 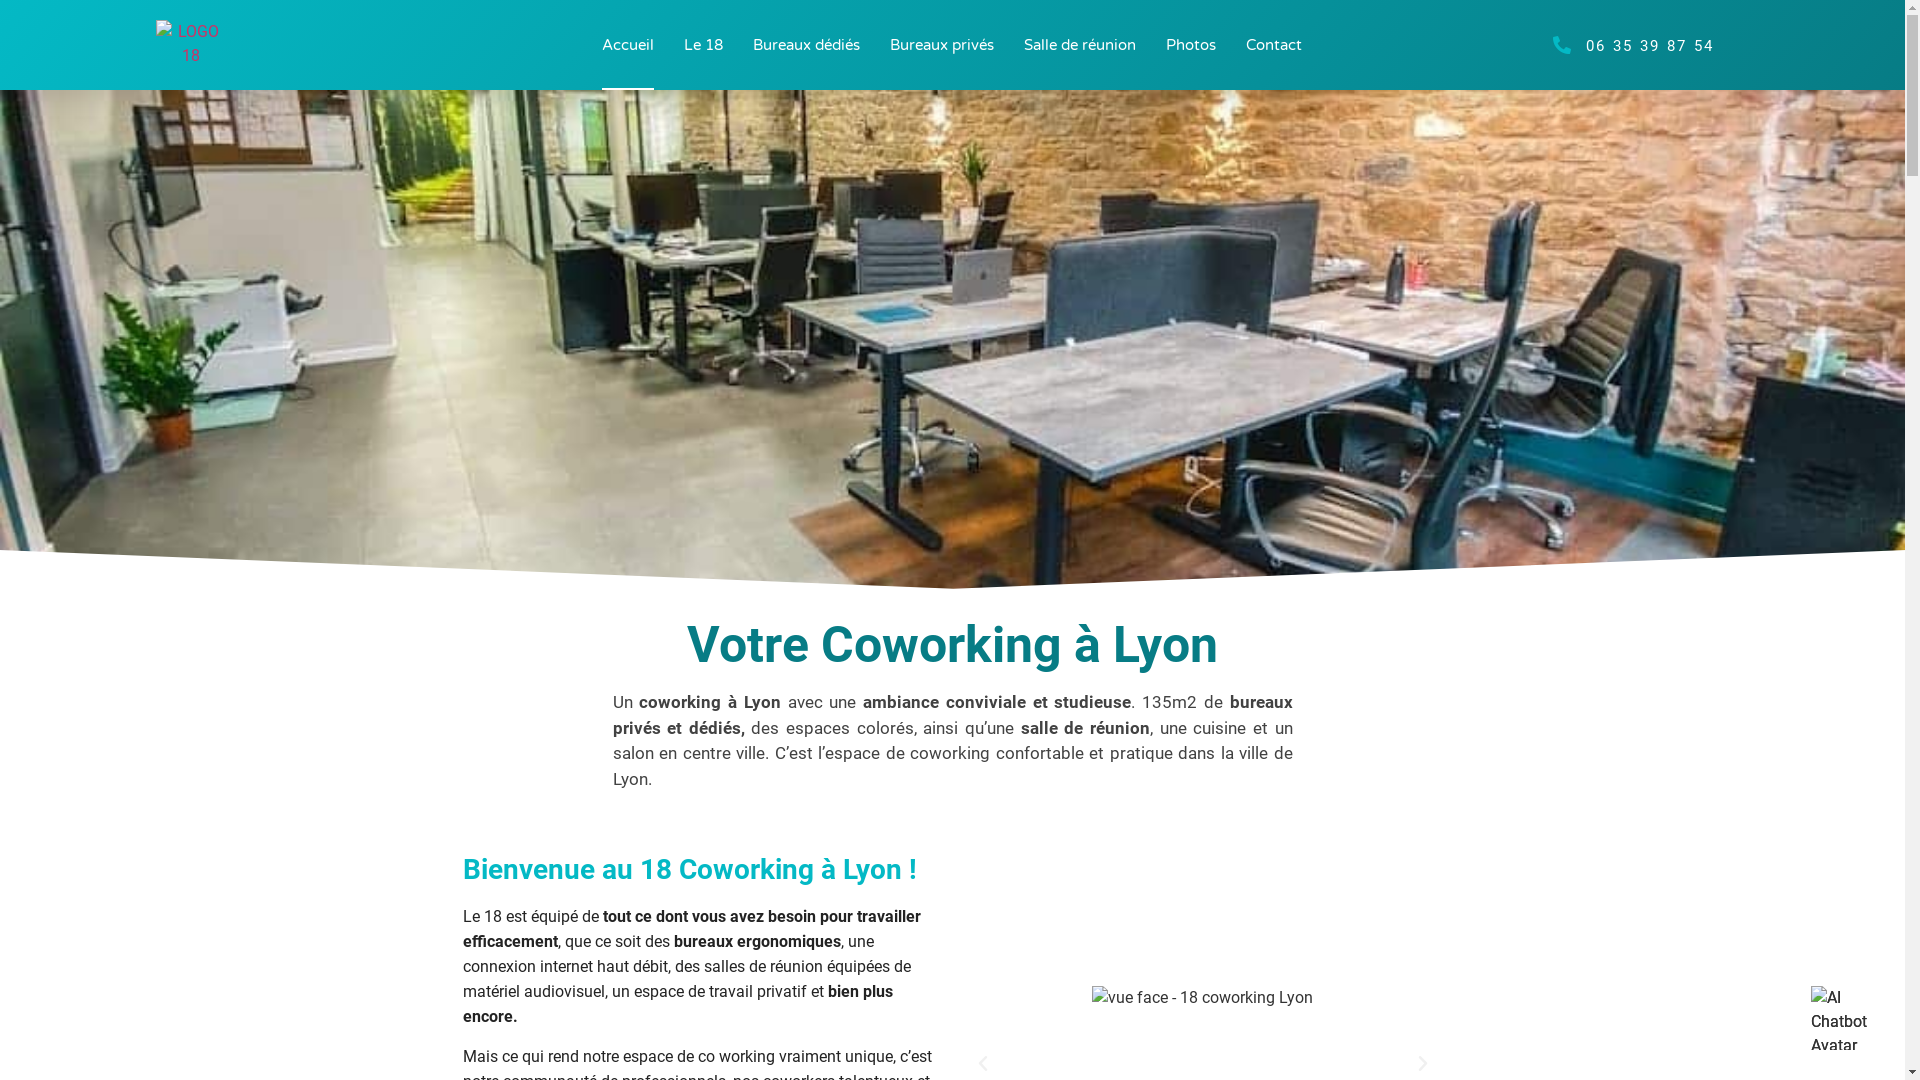 I want to click on 'Le 18', so click(x=703, y=45).